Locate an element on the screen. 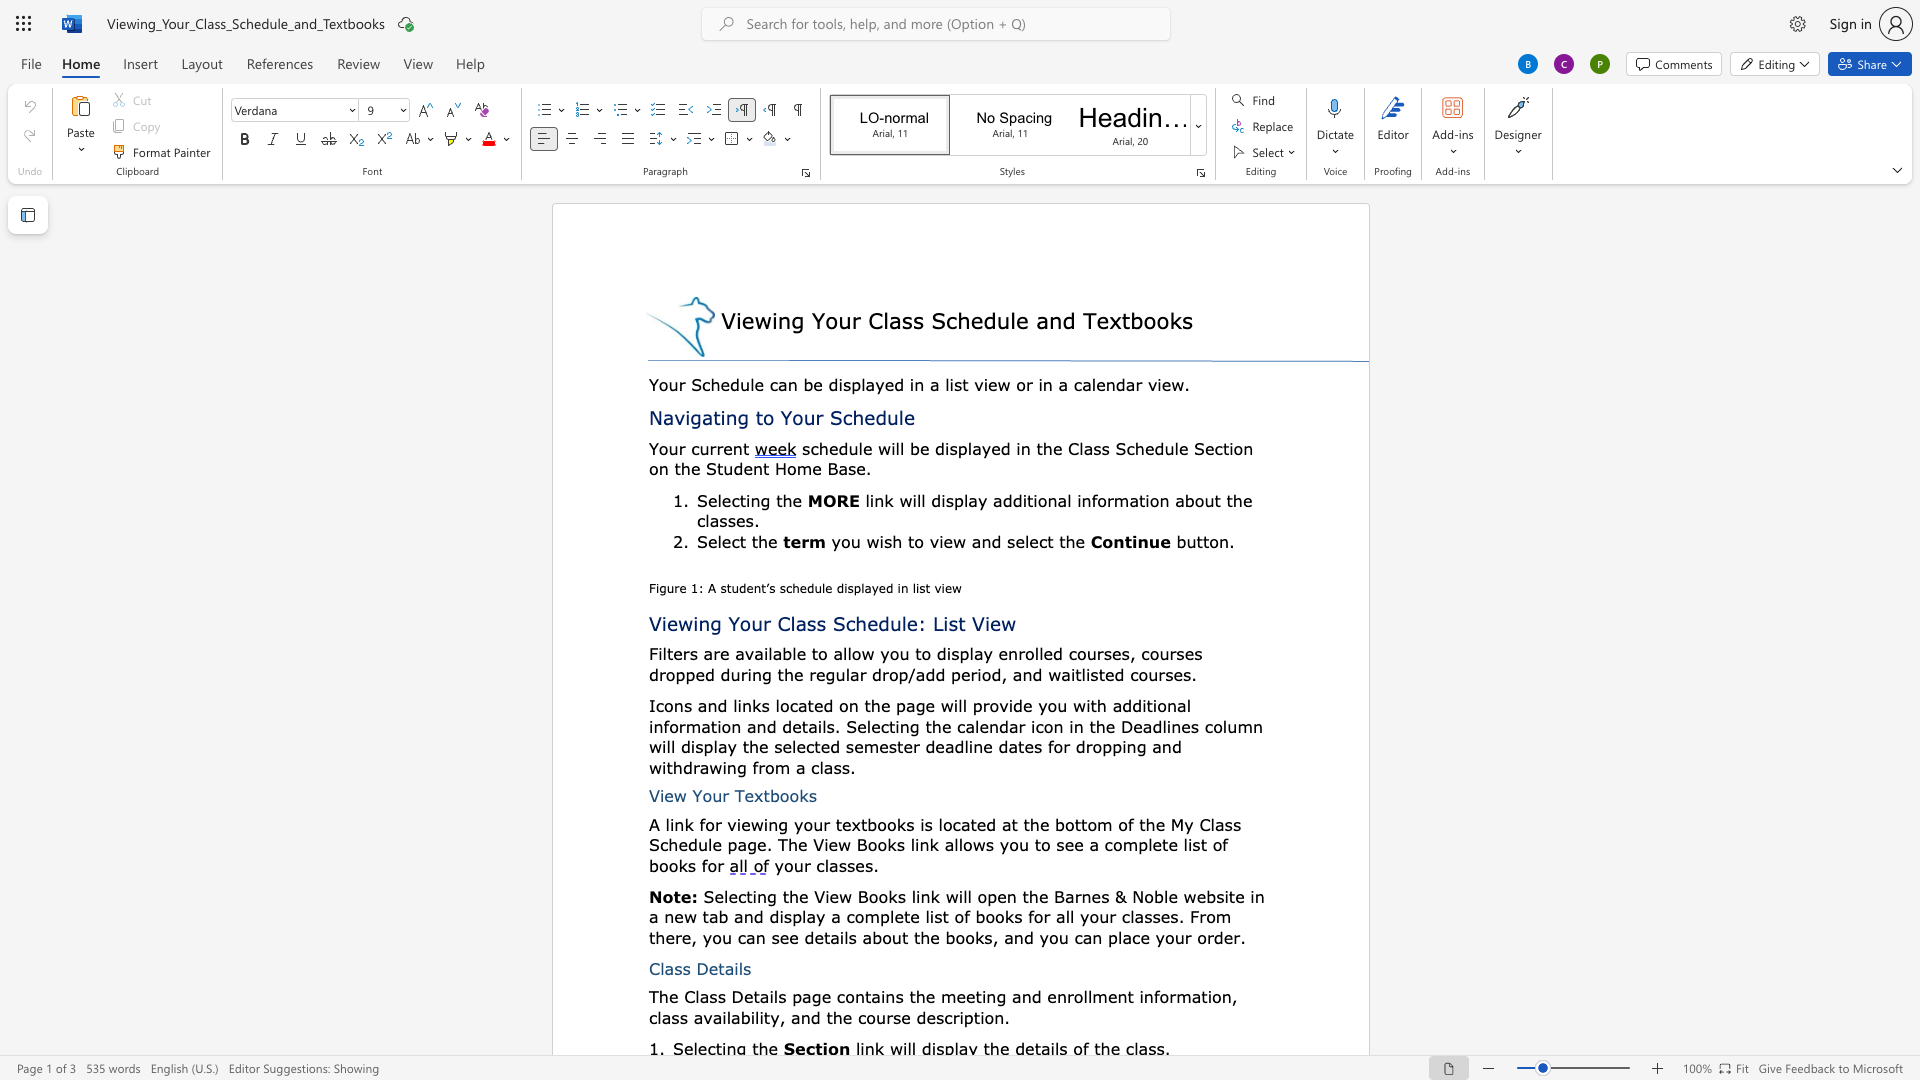 The width and height of the screenshot is (1920, 1080). the 2th character "o" in the text is located at coordinates (783, 794).